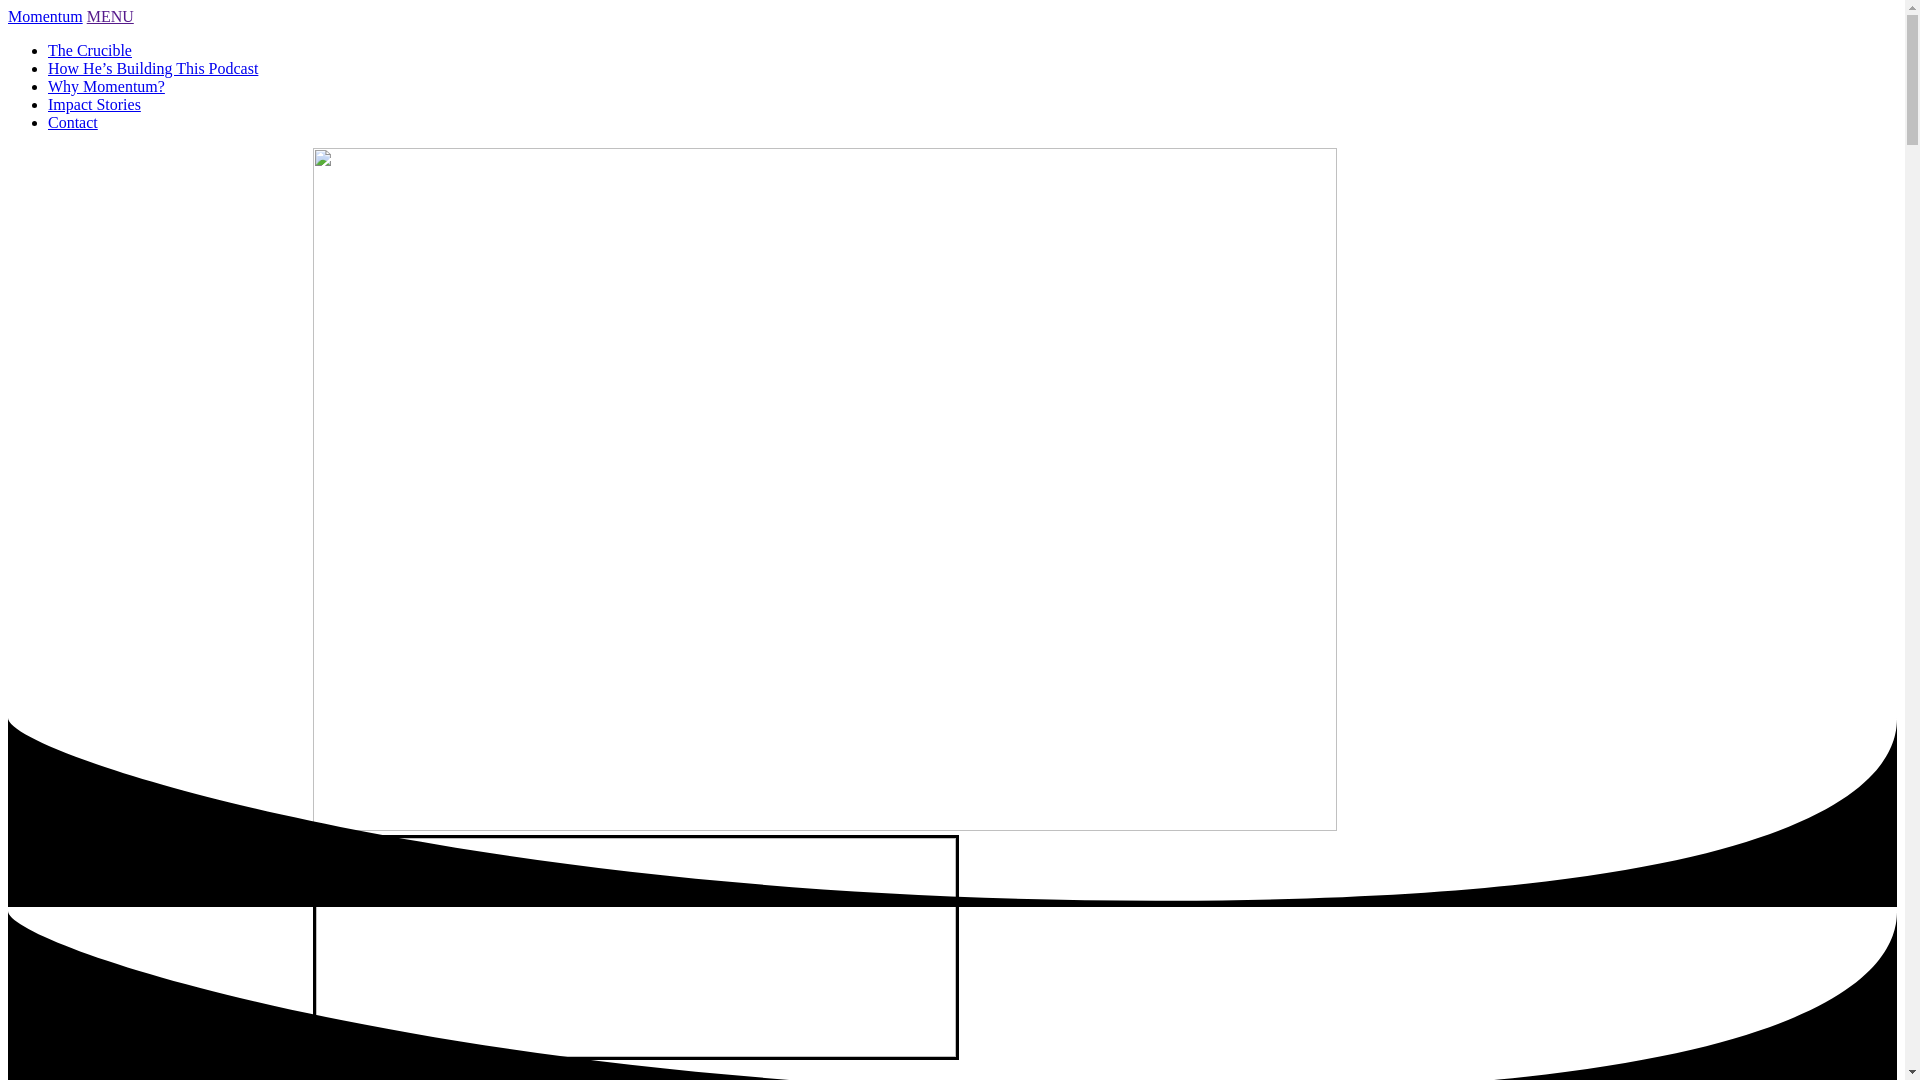 This screenshot has height=1080, width=1920. I want to click on 'The Crucible', so click(89, 49).